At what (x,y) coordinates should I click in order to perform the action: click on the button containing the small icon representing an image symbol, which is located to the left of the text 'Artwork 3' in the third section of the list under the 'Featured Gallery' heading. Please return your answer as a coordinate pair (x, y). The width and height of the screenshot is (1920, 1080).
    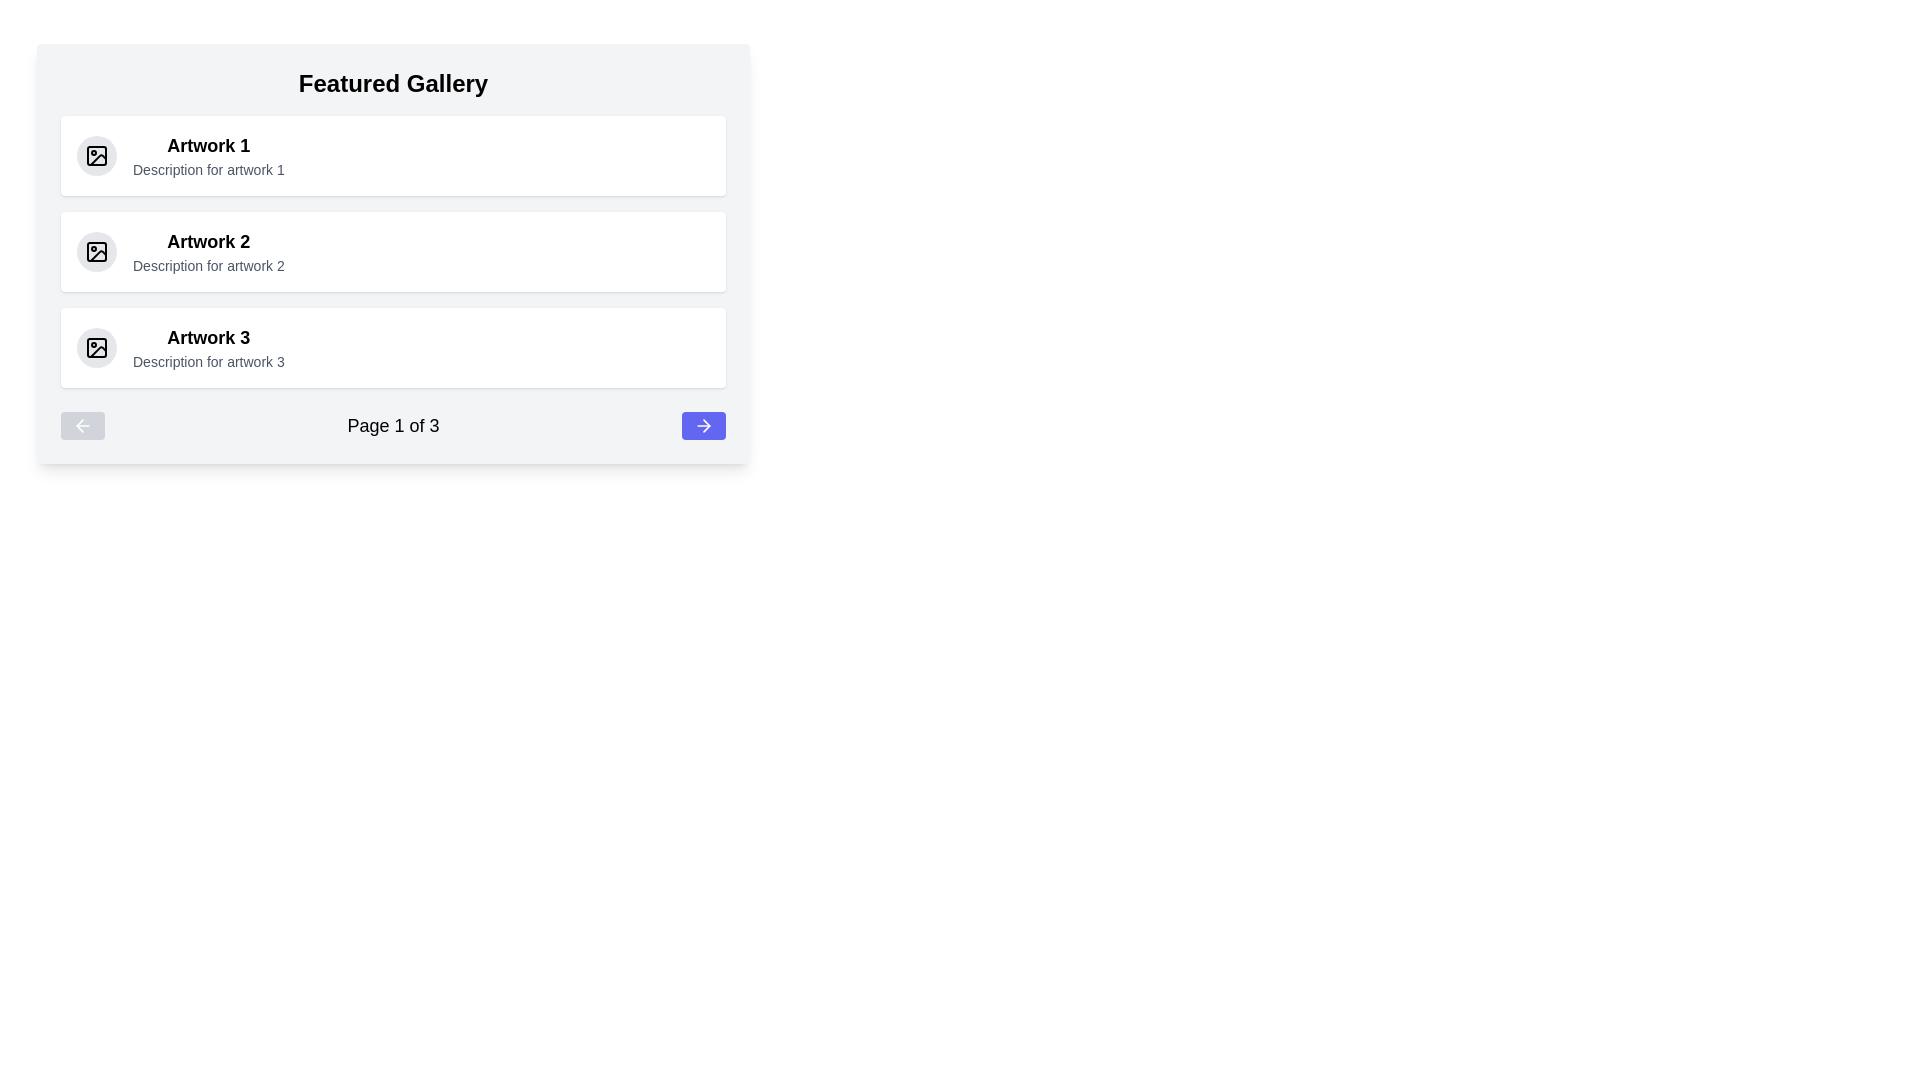
    Looking at the image, I should click on (95, 346).